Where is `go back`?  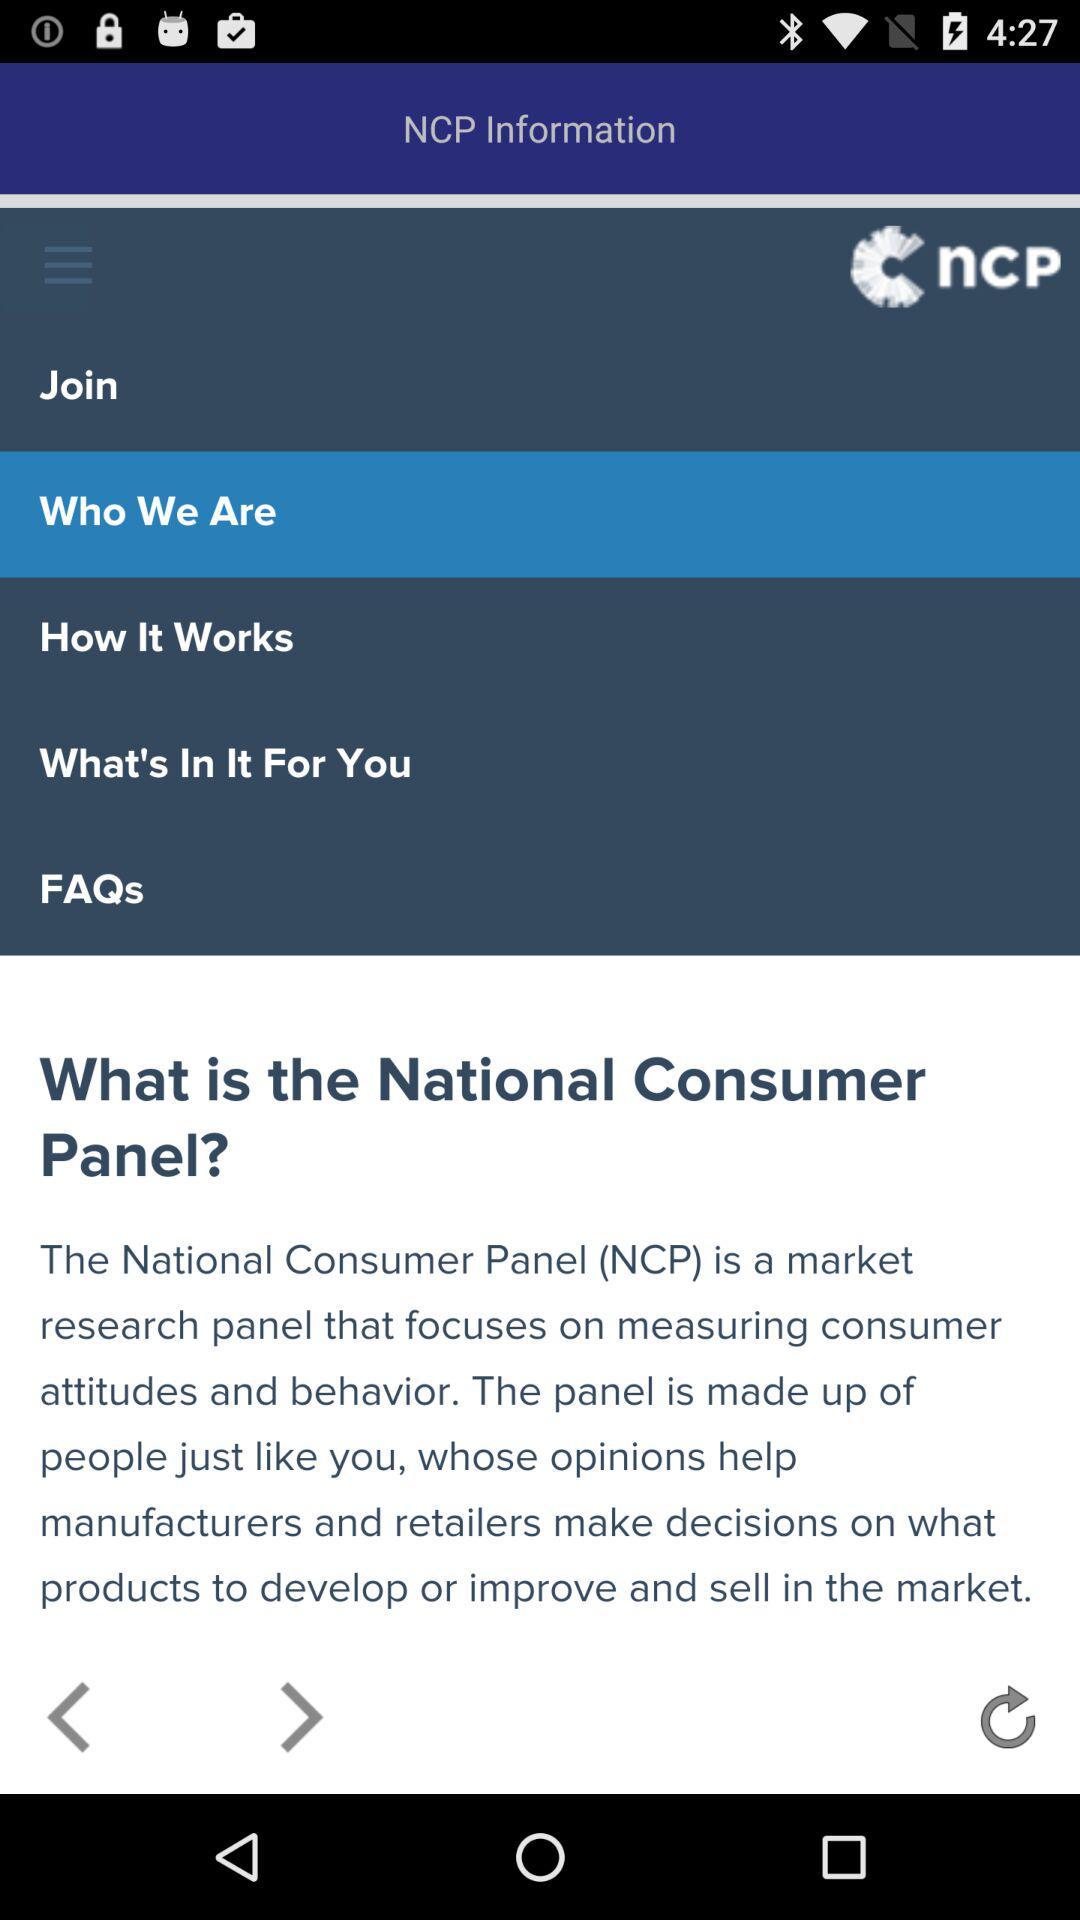 go back is located at coordinates (69, 1722).